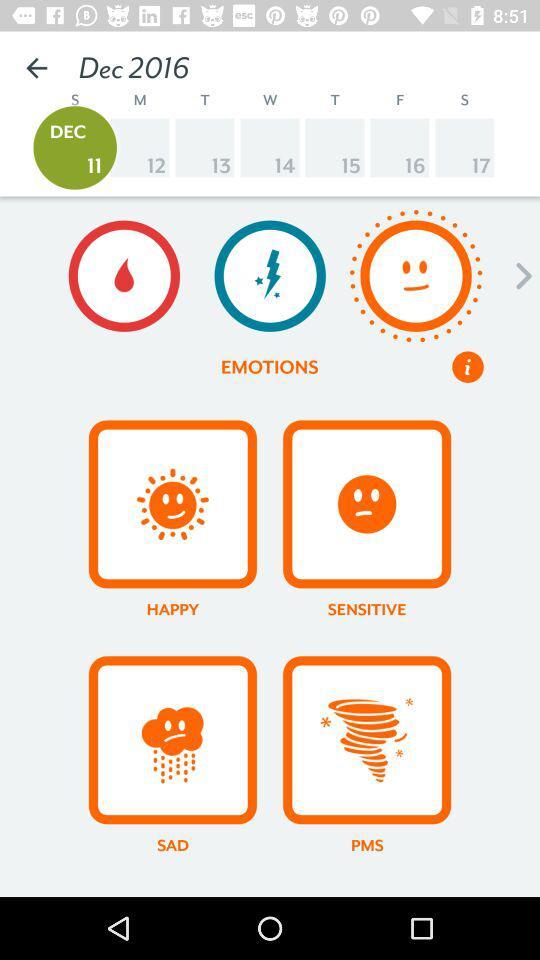  What do you see at coordinates (365, 503) in the screenshot?
I see `icon above sensitive` at bounding box center [365, 503].